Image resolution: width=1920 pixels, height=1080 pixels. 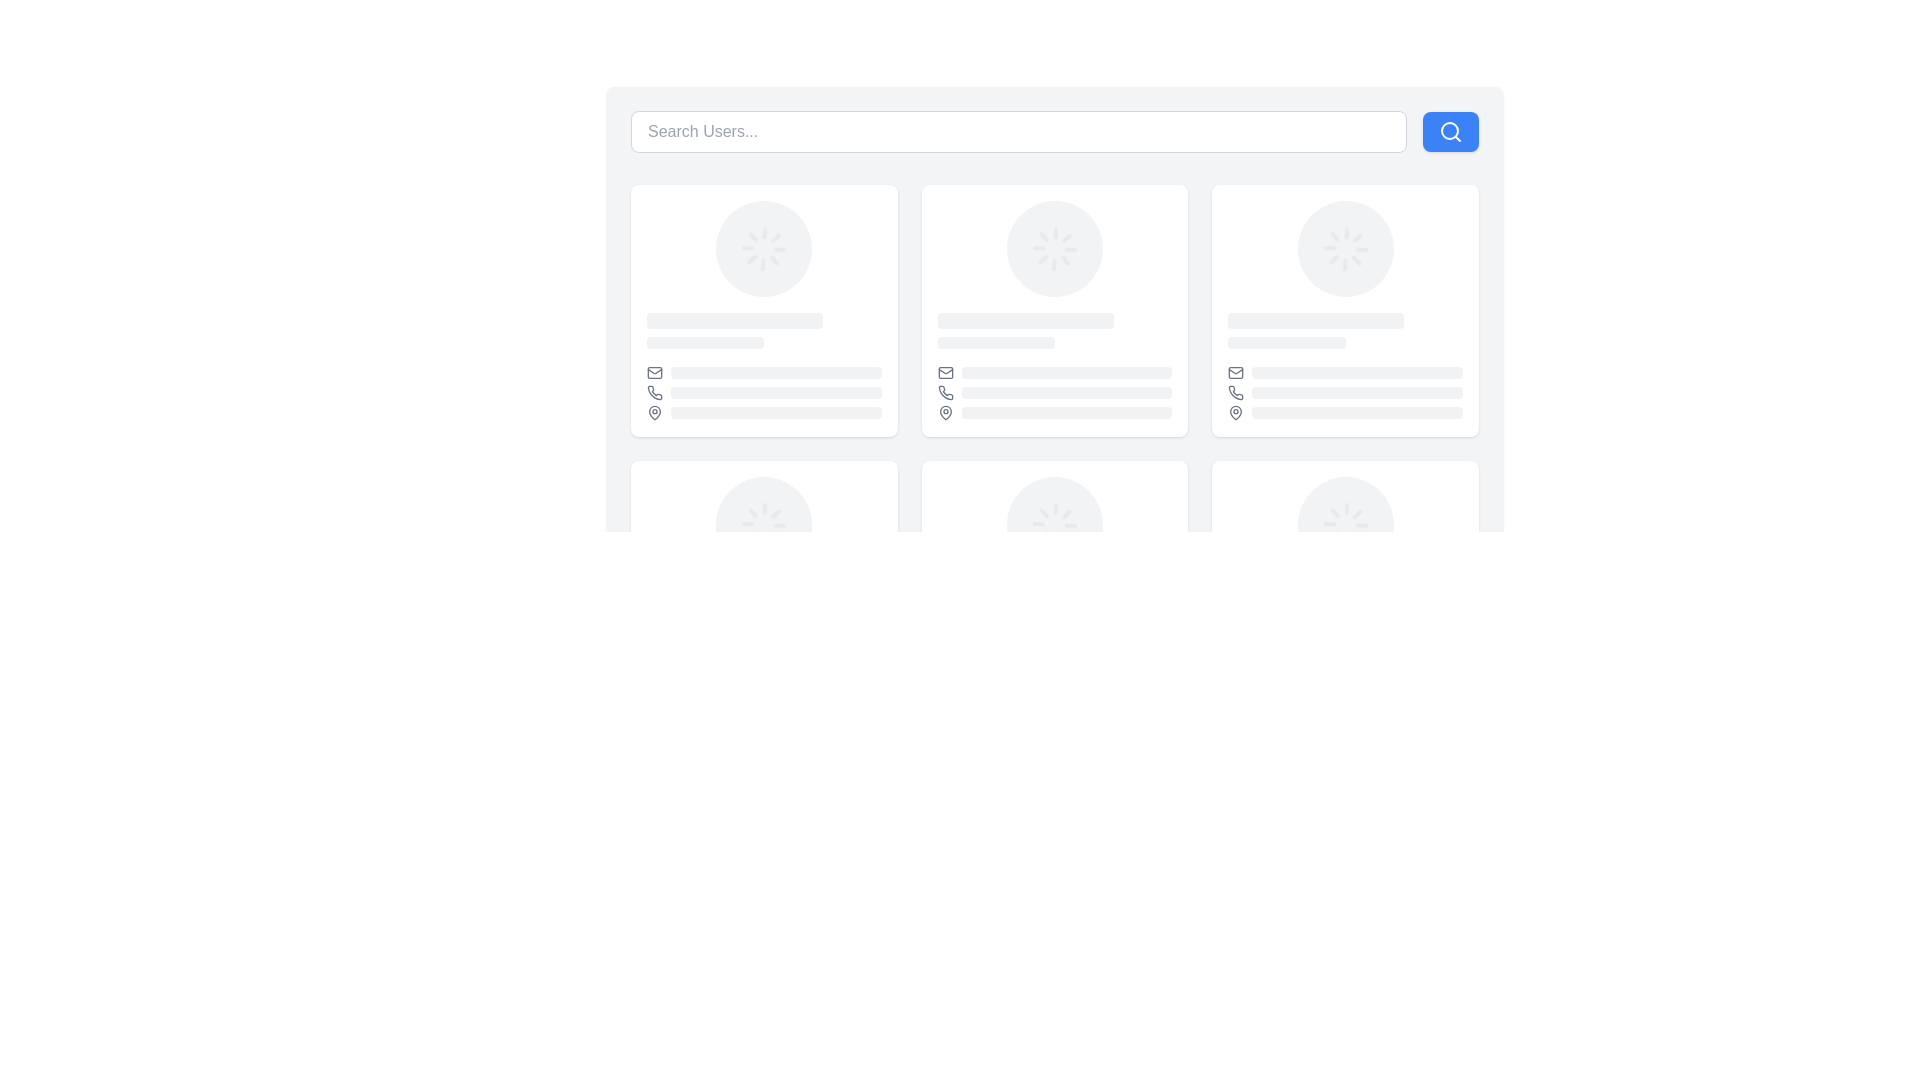 What do you see at coordinates (763, 523) in the screenshot?
I see `the circular loading spinner component located in the center of the card layout, which features a gray background and a spinning animation` at bounding box center [763, 523].